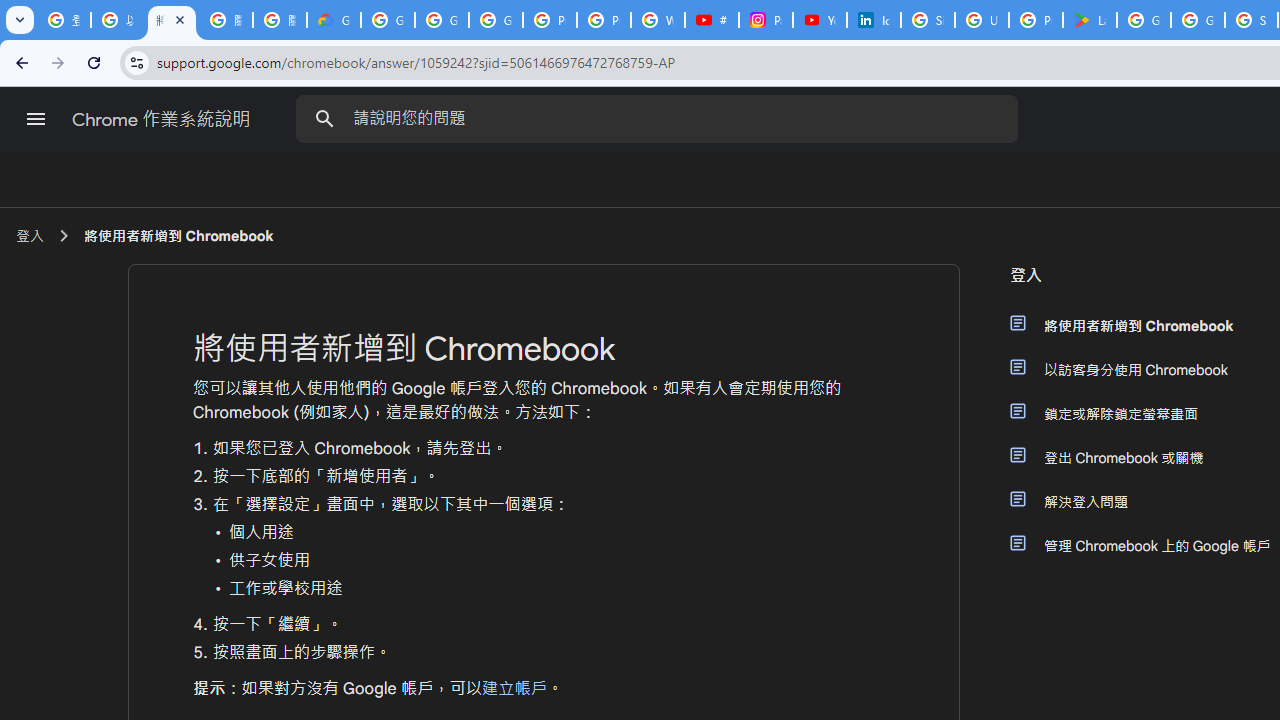 Image resolution: width=1280 pixels, height=720 pixels. What do you see at coordinates (711, 20) in the screenshot?
I see `'#nbabasketballhighlights - YouTube'` at bounding box center [711, 20].